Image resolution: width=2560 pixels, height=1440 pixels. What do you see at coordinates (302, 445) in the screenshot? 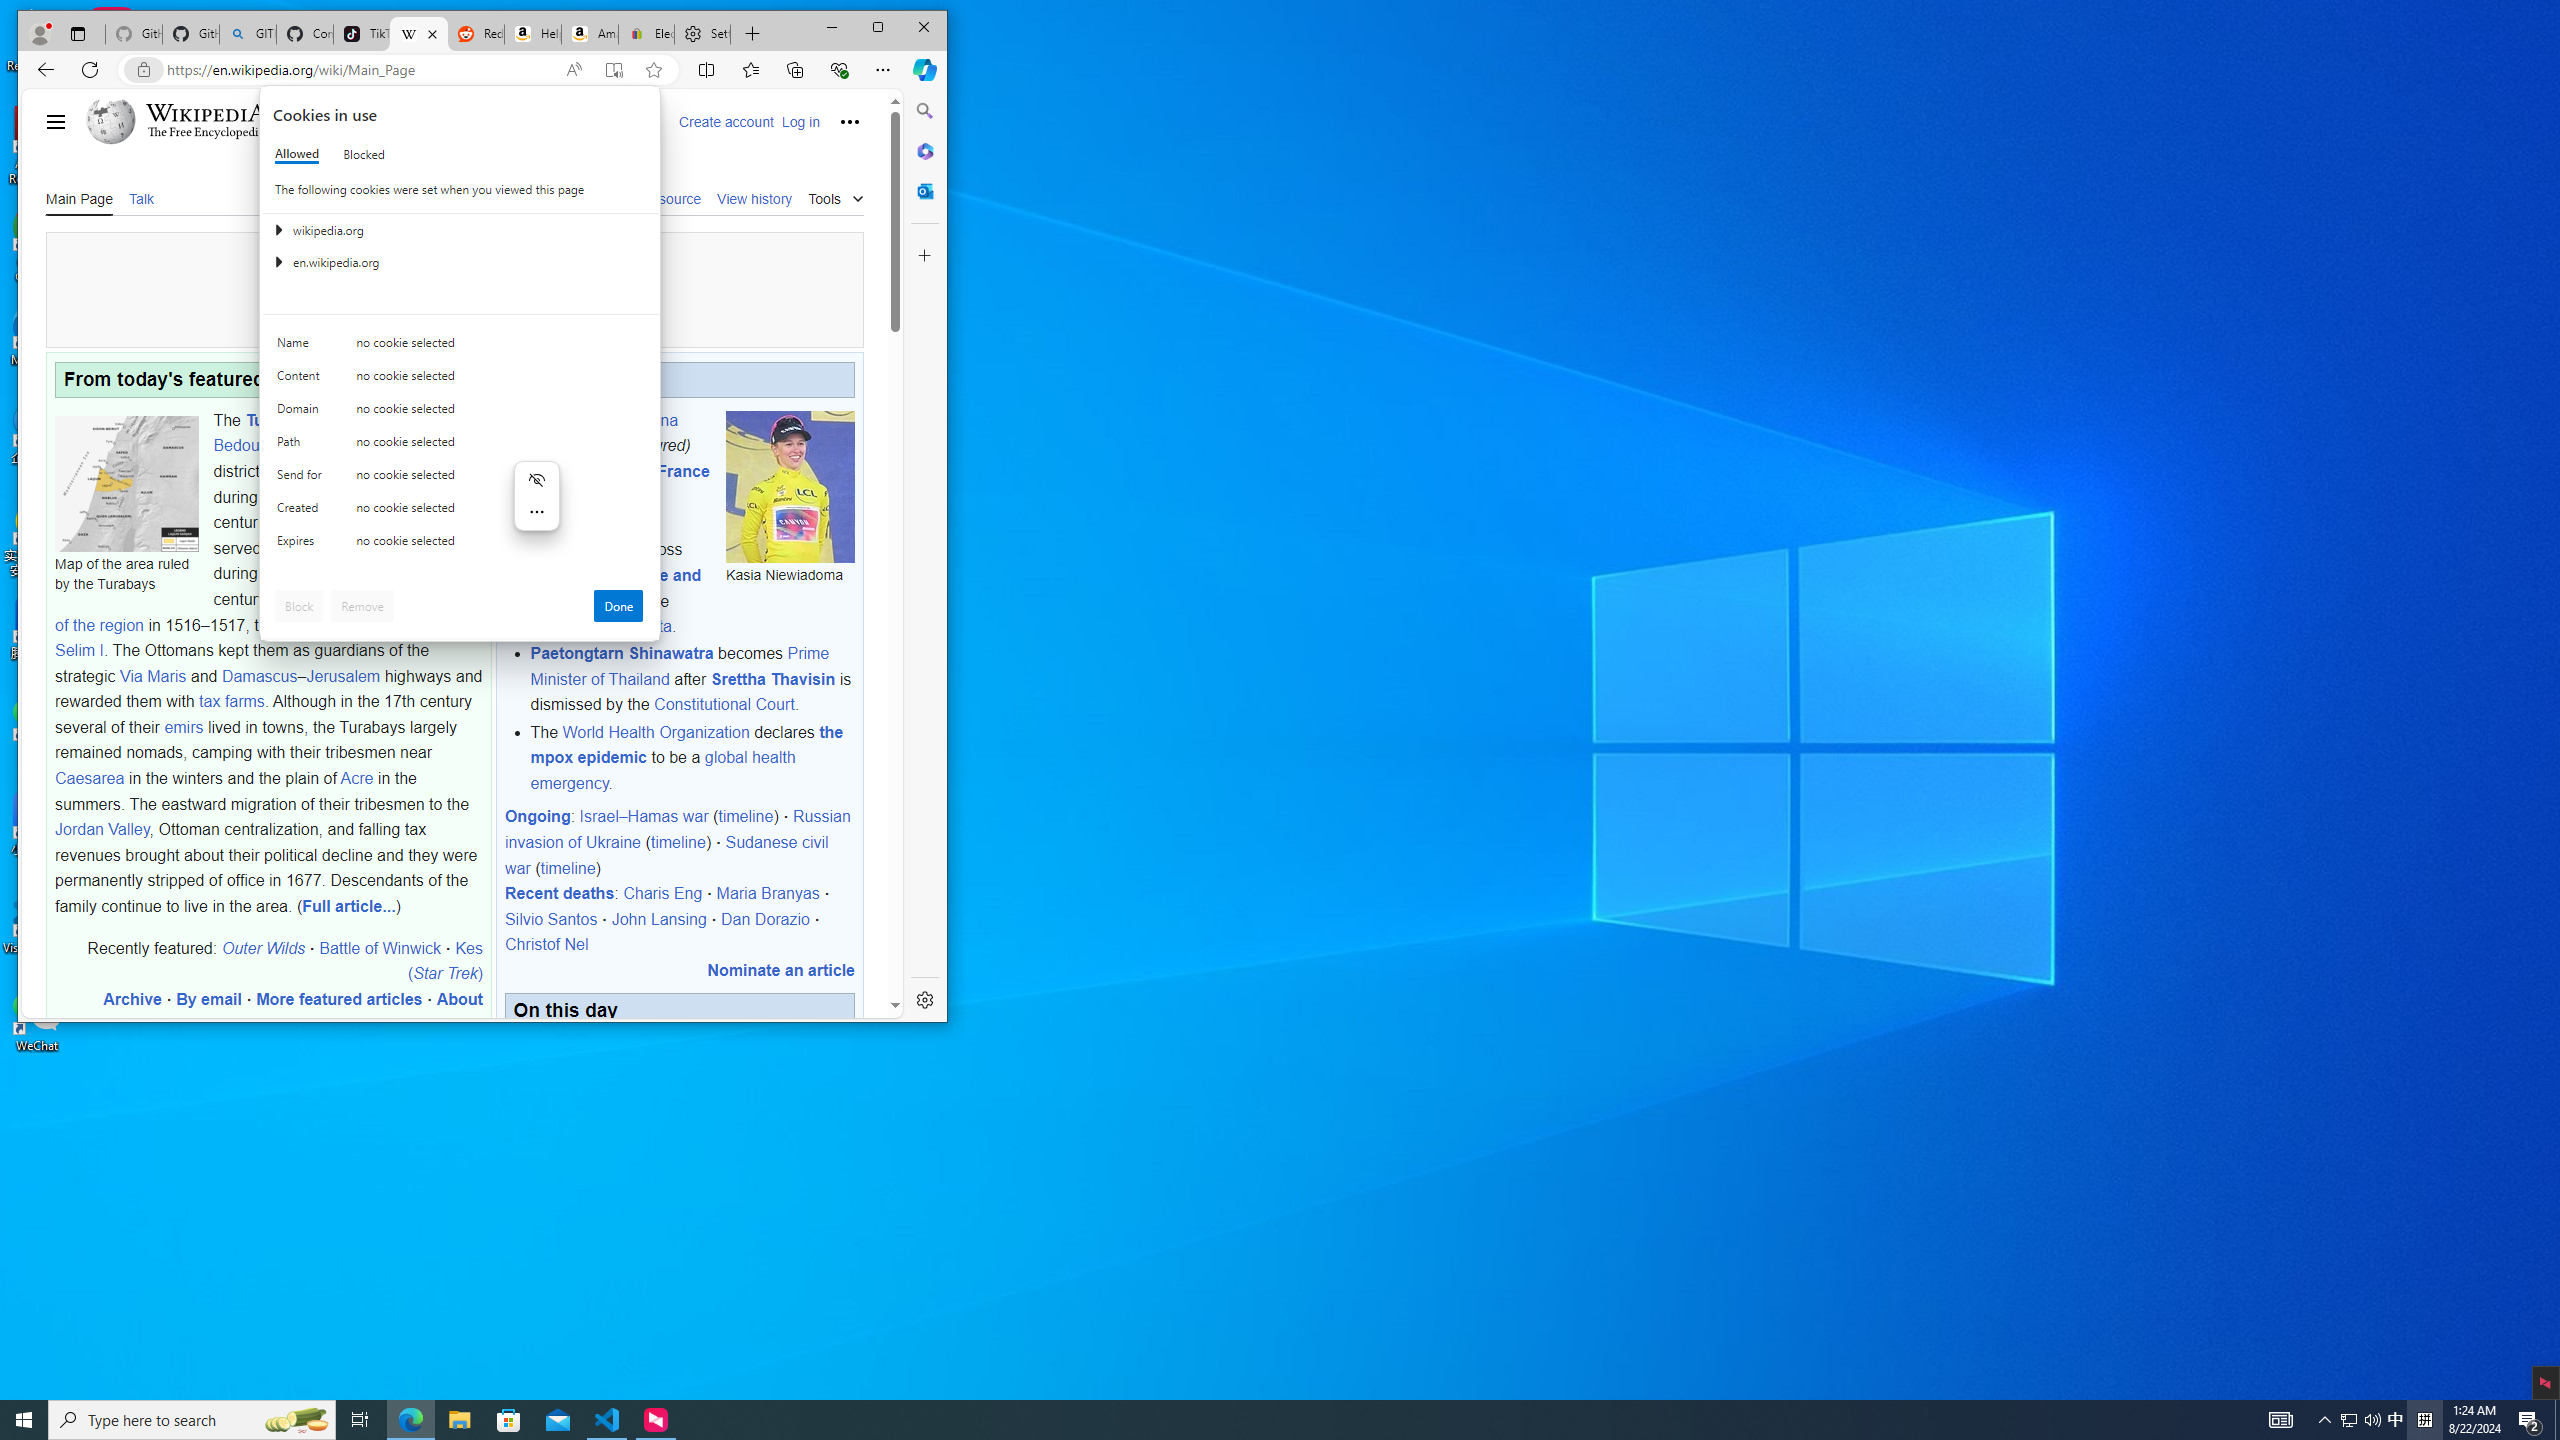
I see `'Path'` at bounding box center [302, 445].